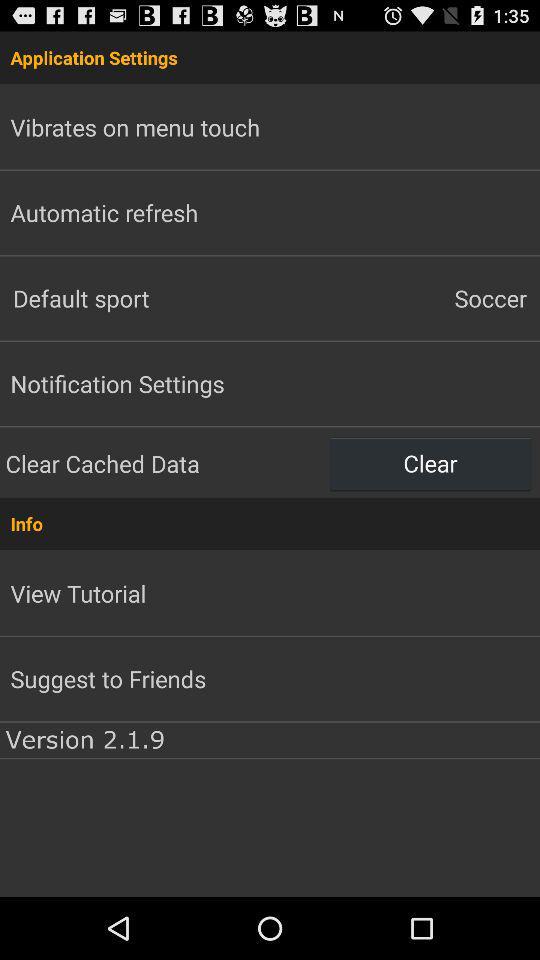 This screenshot has height=960, width=540. Describe the element at coordinates (270, 522) in the screenshot. I see `the item at the center` at that location.